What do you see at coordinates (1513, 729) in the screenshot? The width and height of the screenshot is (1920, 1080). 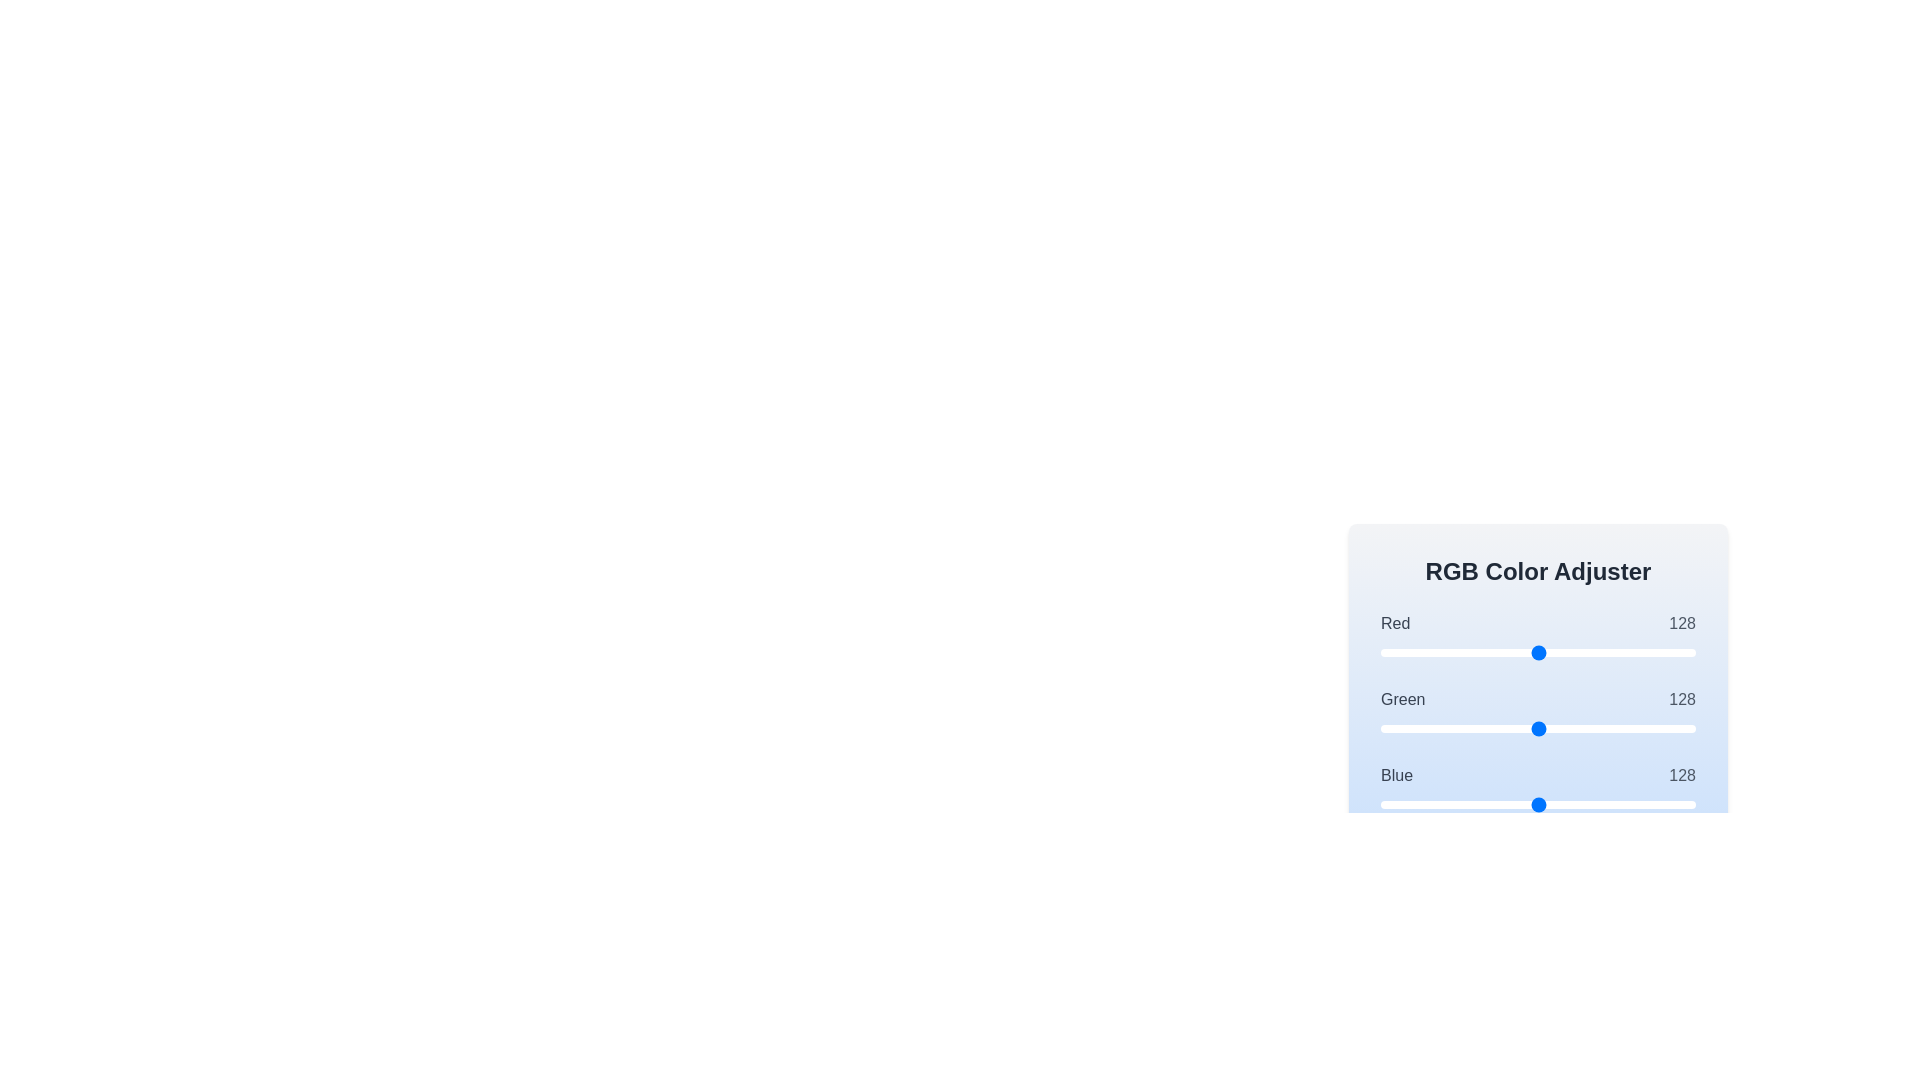 I see `the green slider to 107 where value is between 0 and 255` at bounding box center [1513, 729].